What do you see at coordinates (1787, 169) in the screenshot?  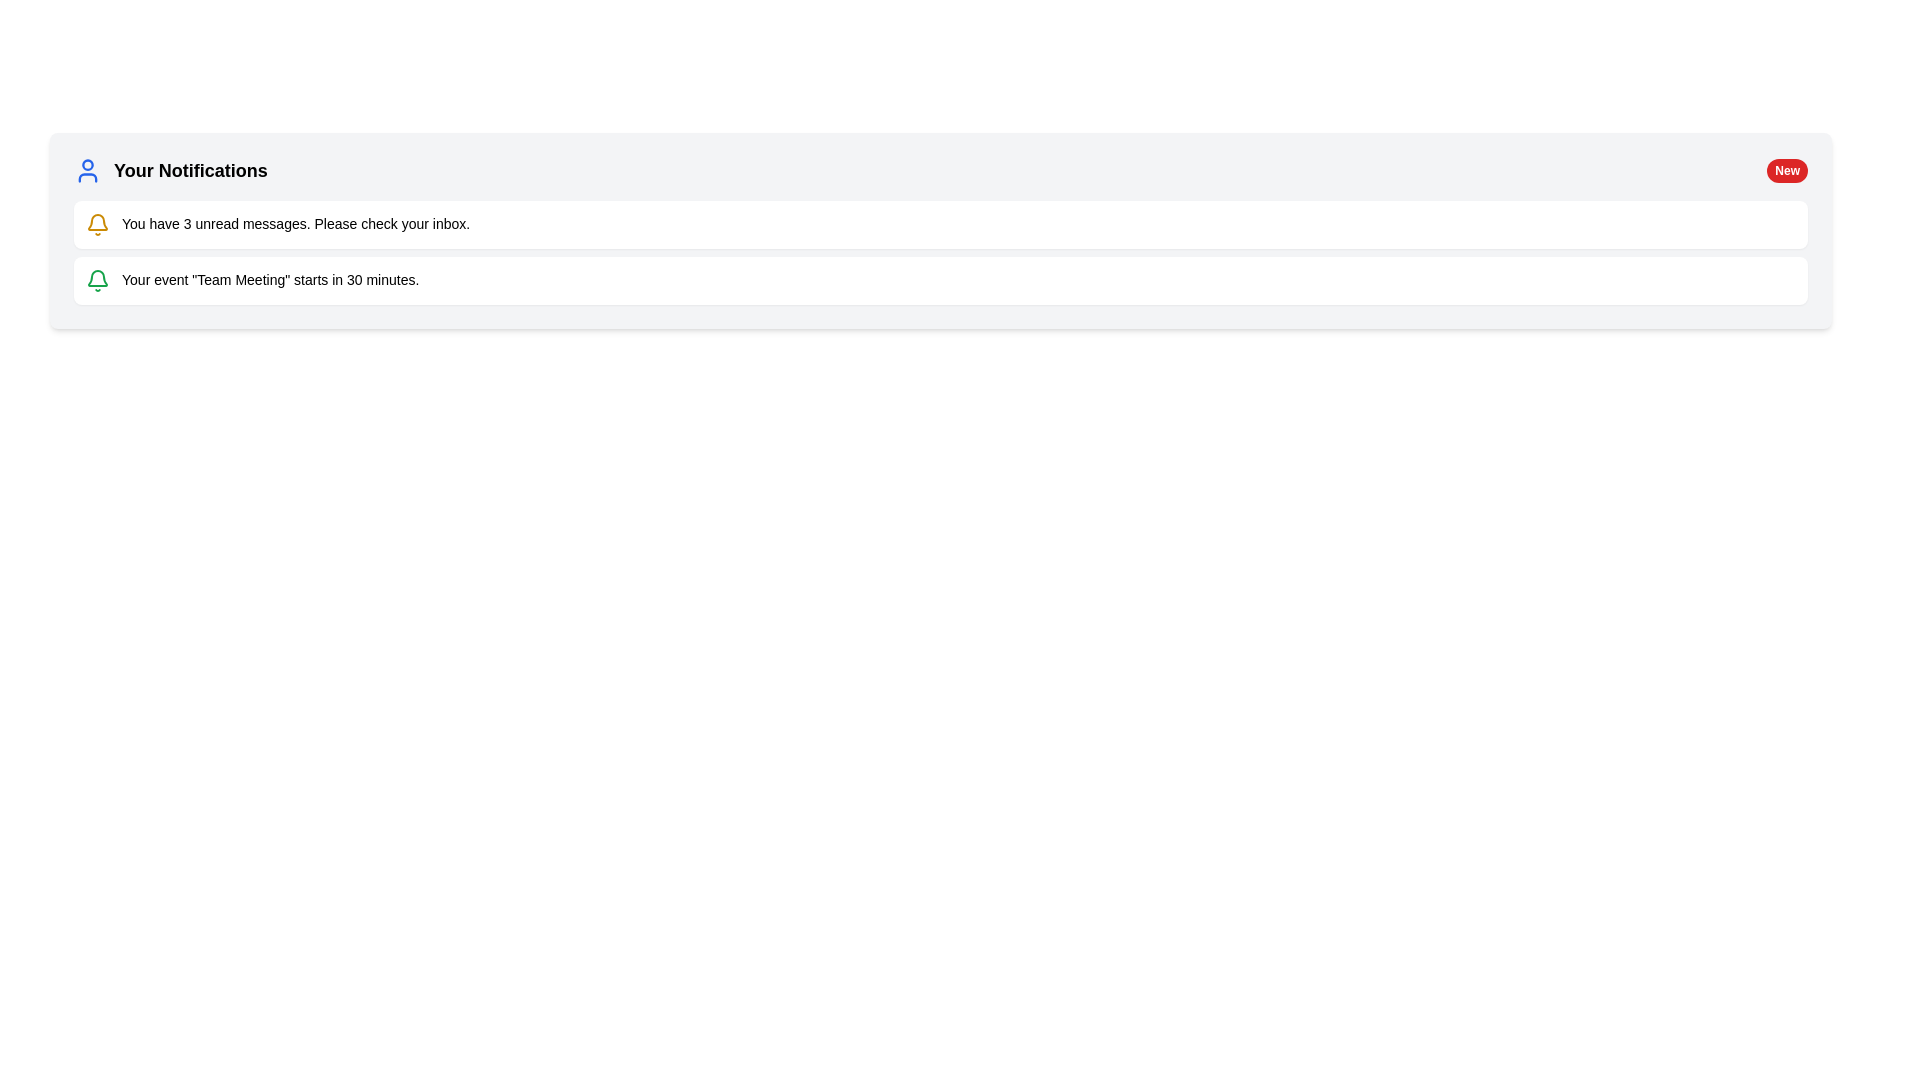 I see `the content of the Badge element, which is a red rounded rectangle containing the text 'New' in white, styled with bold fonts, located at the far right of the header section labeled 'Your Notifications'` at bounding box center [1787, 169].